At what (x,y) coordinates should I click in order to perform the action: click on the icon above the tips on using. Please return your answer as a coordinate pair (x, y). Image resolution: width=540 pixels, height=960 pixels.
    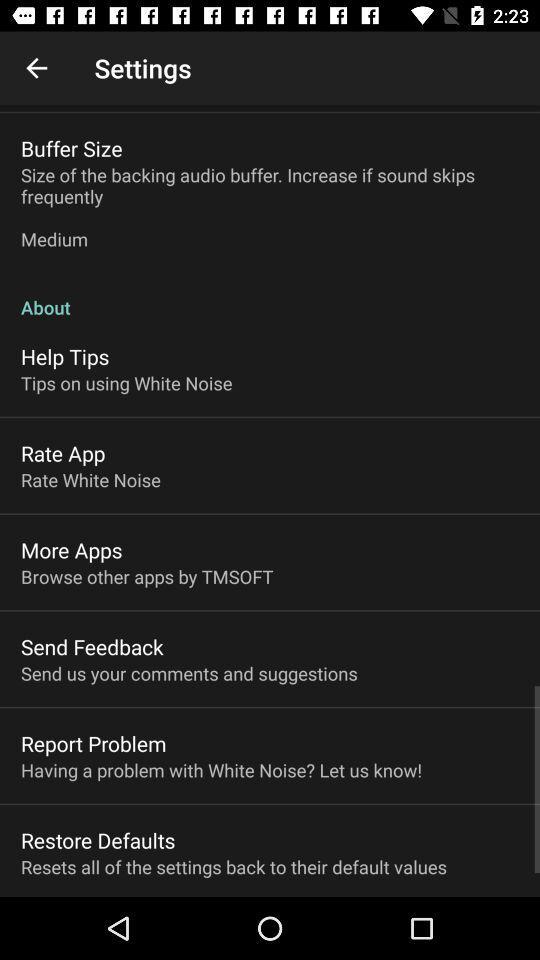
    Looking at the image, I should click on (65, 356).